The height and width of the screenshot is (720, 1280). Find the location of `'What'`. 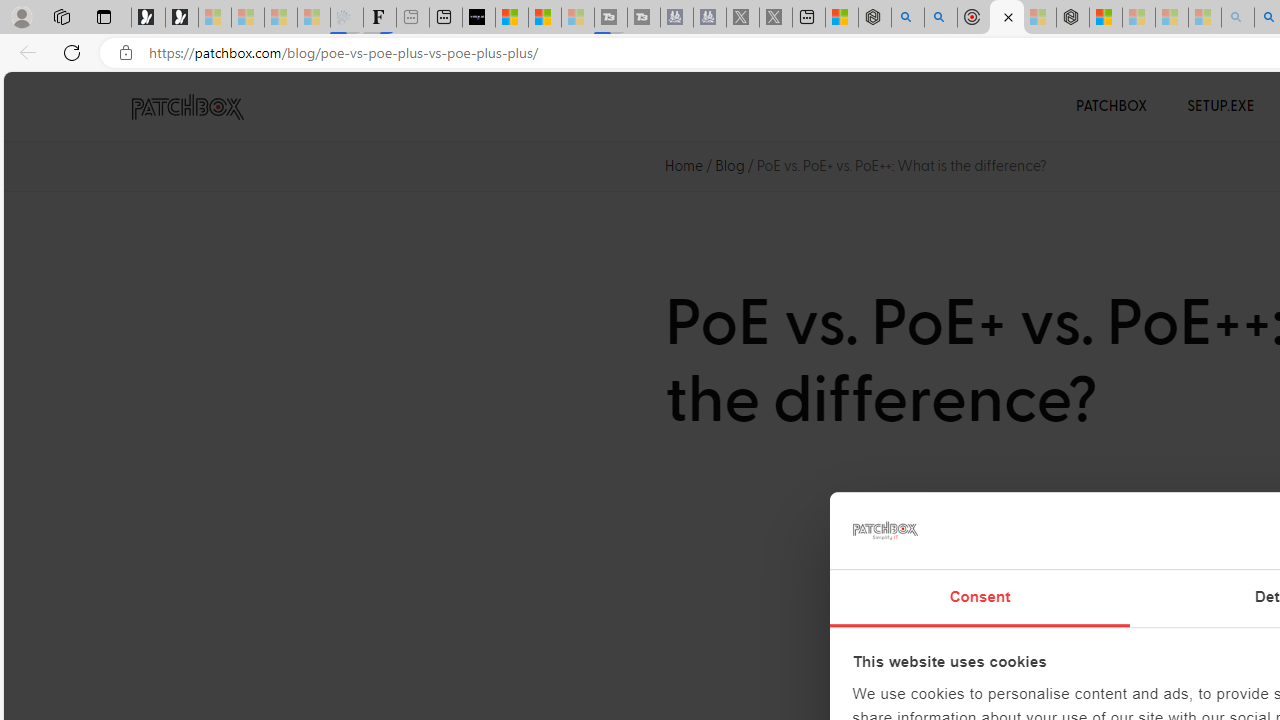

'What' is located at coordinates (478, 17).